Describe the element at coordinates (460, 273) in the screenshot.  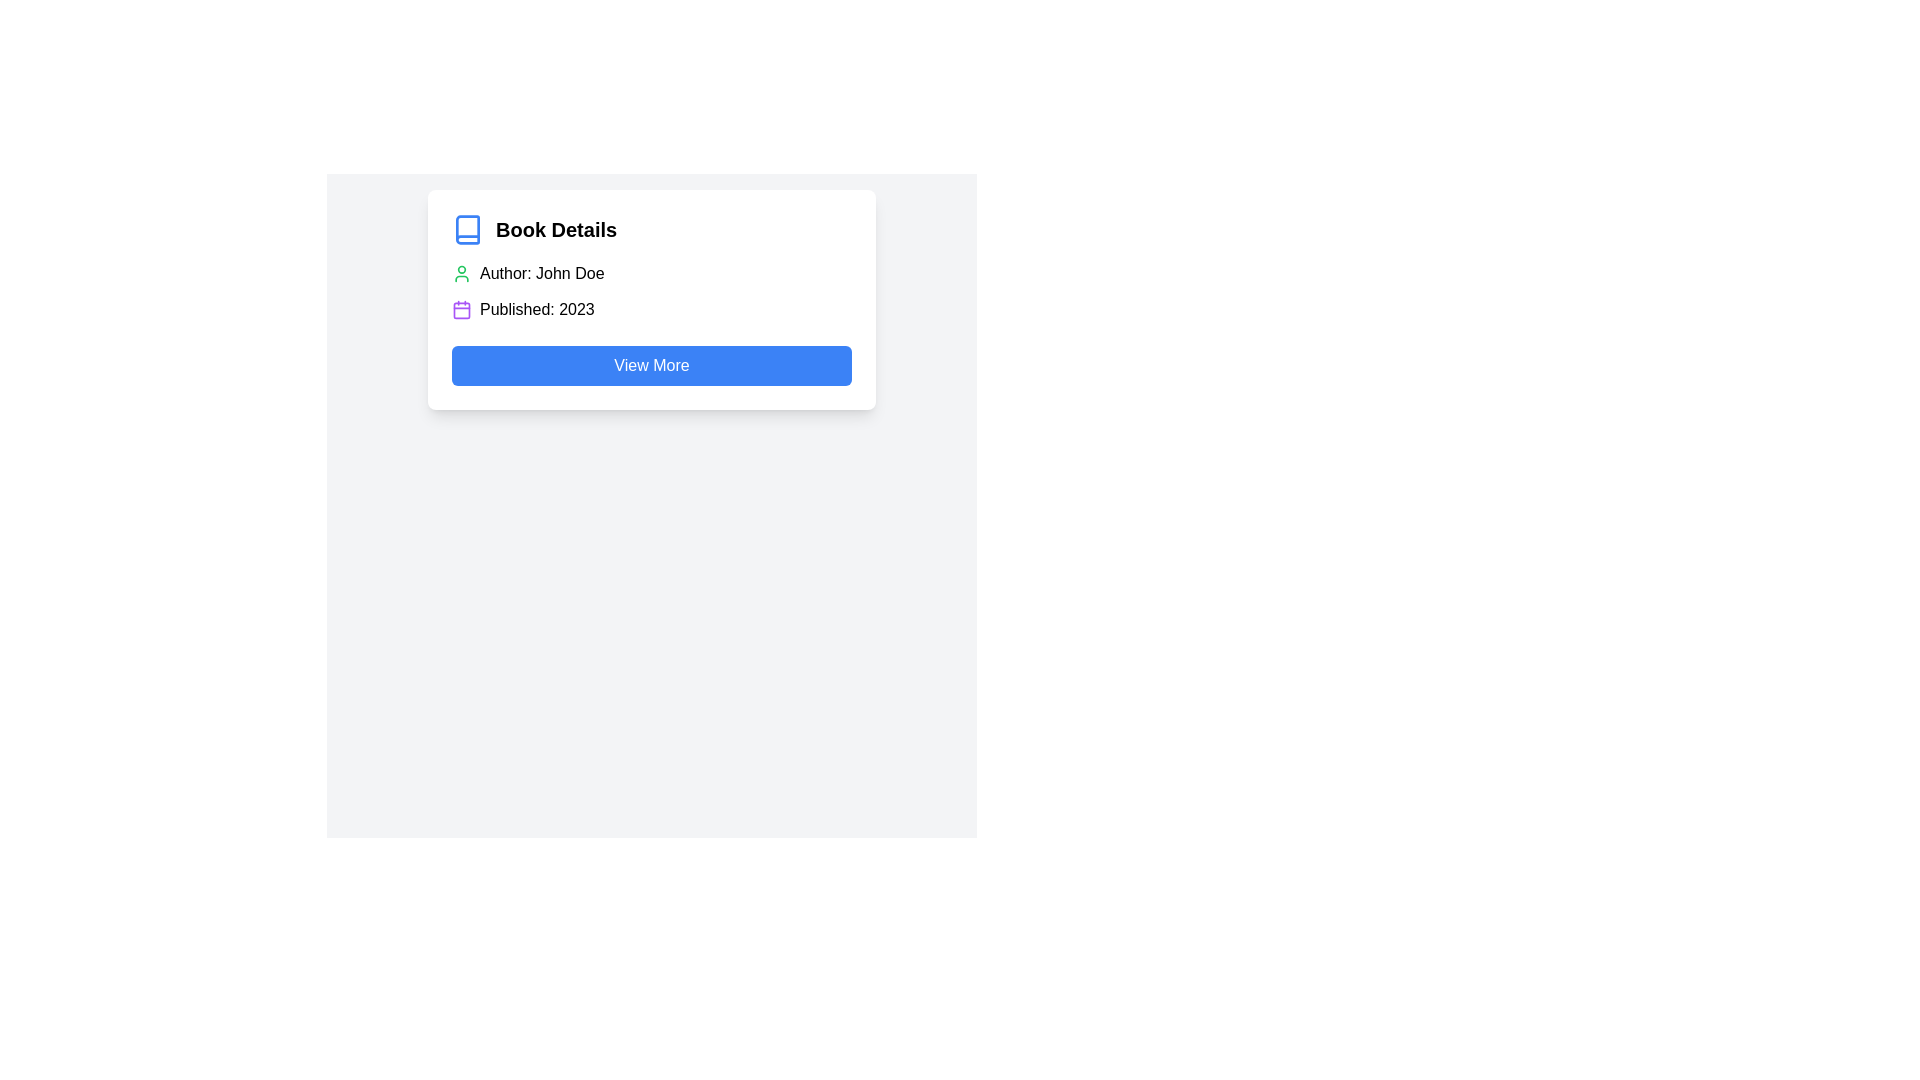
I see `the user profile SVG icon, which is green in color and located to the left of the text 'Author: John Doe'` at that location.